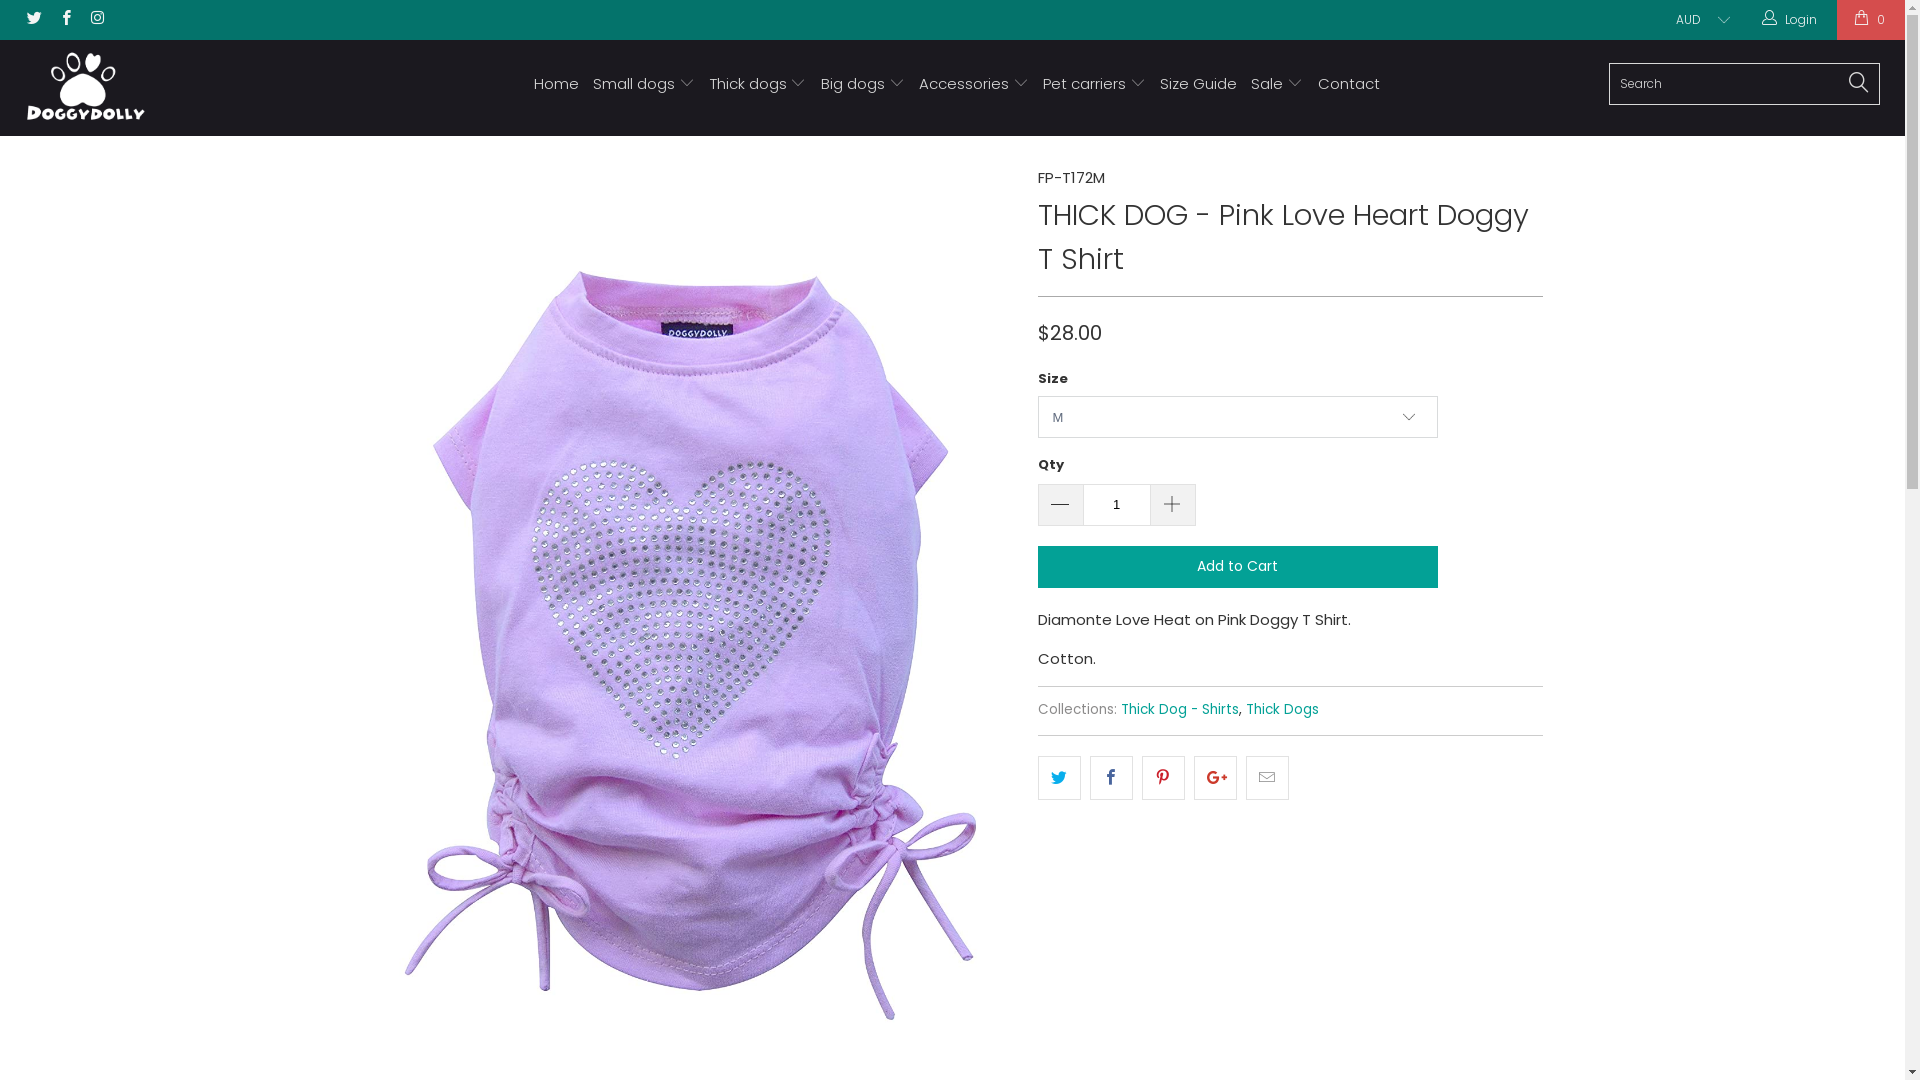 Image resolution: width=1920 pixels, height=1080 pixels. I want to click on 'Login', so click(1760, 19).